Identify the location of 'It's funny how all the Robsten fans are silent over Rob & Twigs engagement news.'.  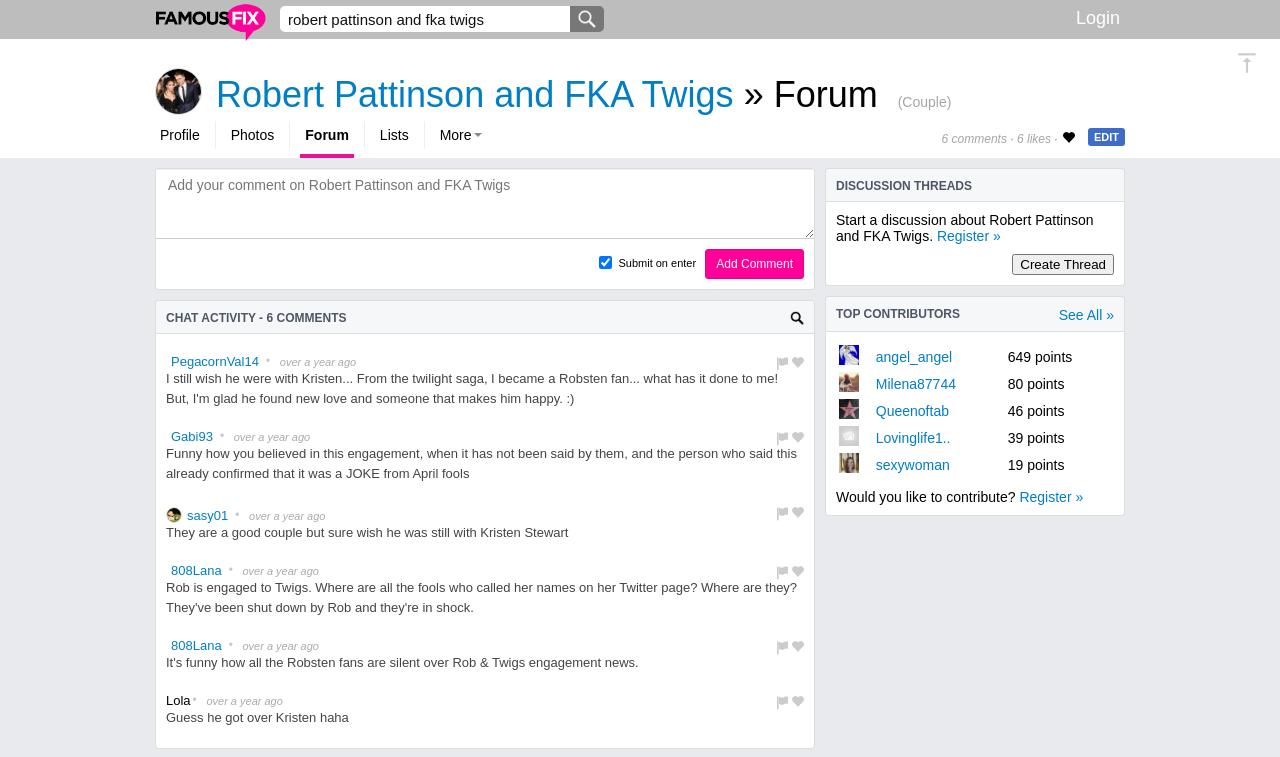
(401, 662).